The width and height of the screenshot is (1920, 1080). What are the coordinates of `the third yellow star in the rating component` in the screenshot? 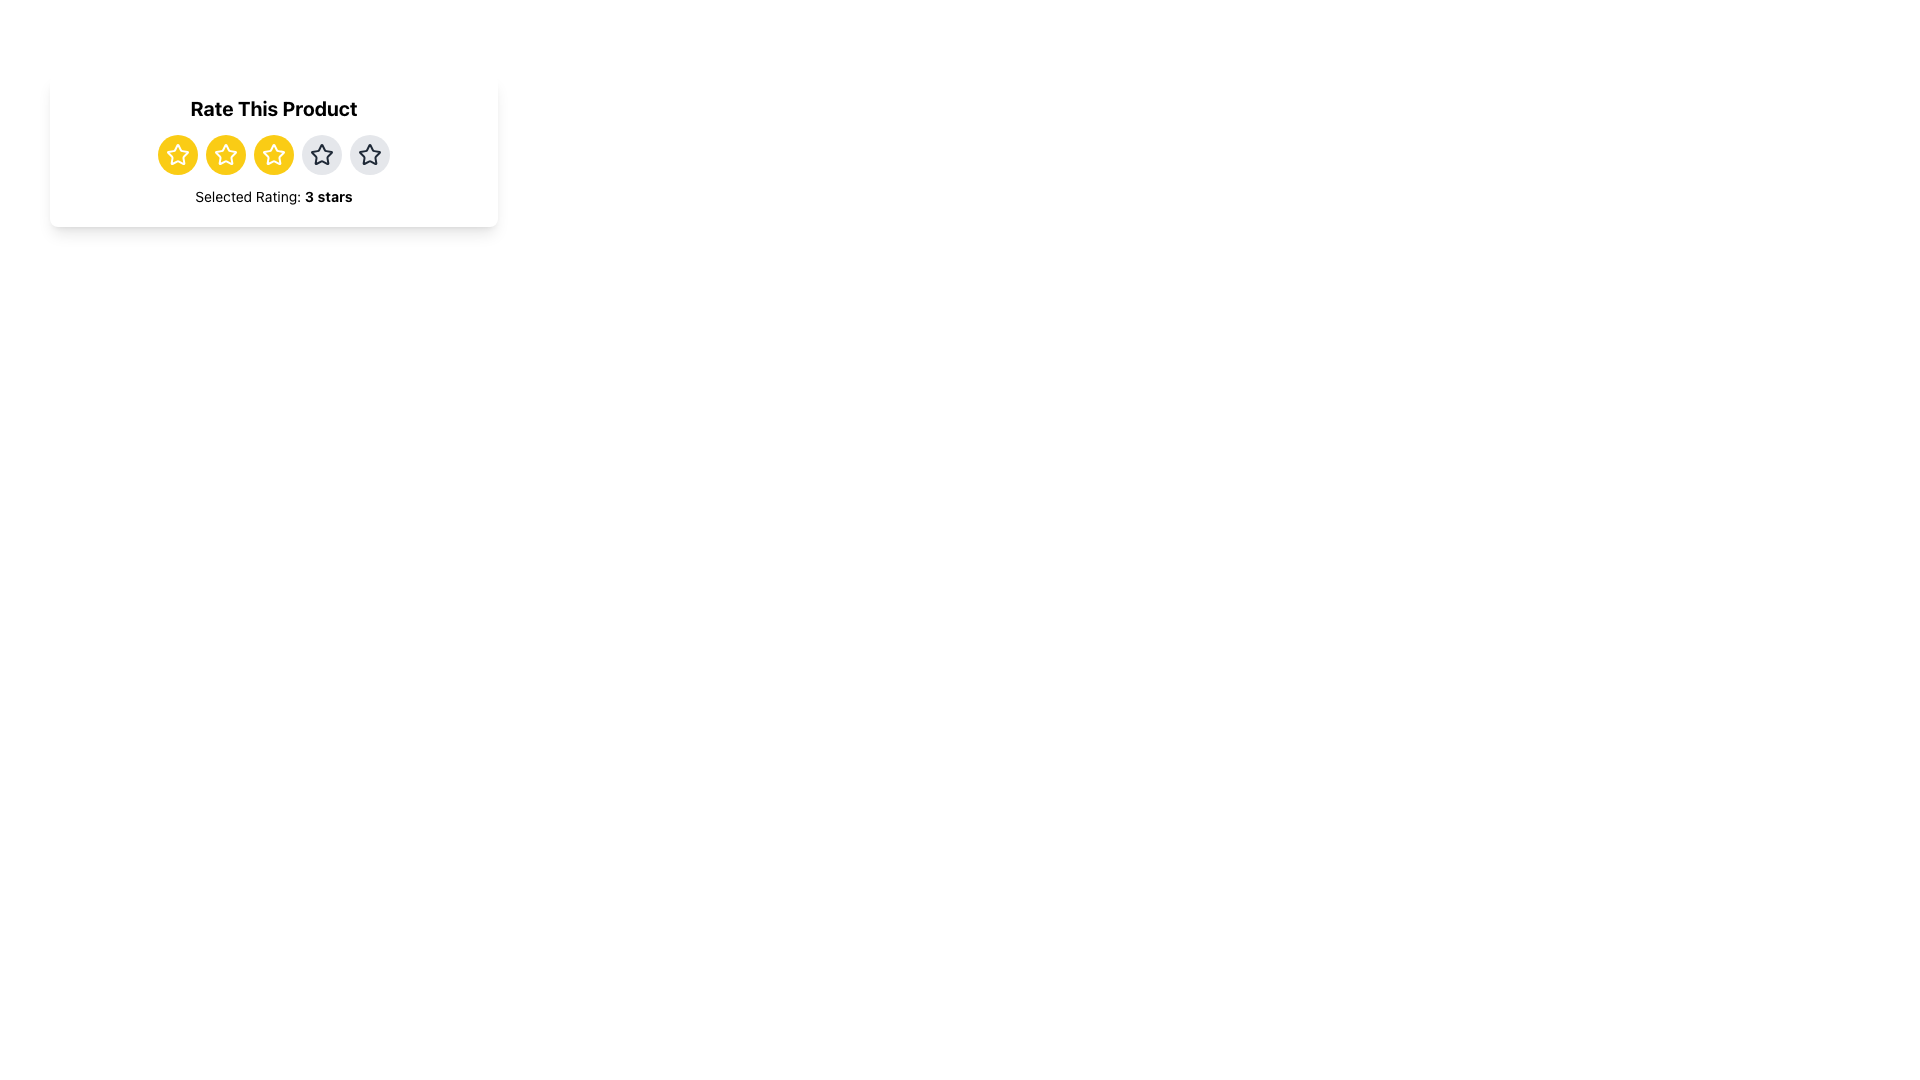 It's located at (177, 153).